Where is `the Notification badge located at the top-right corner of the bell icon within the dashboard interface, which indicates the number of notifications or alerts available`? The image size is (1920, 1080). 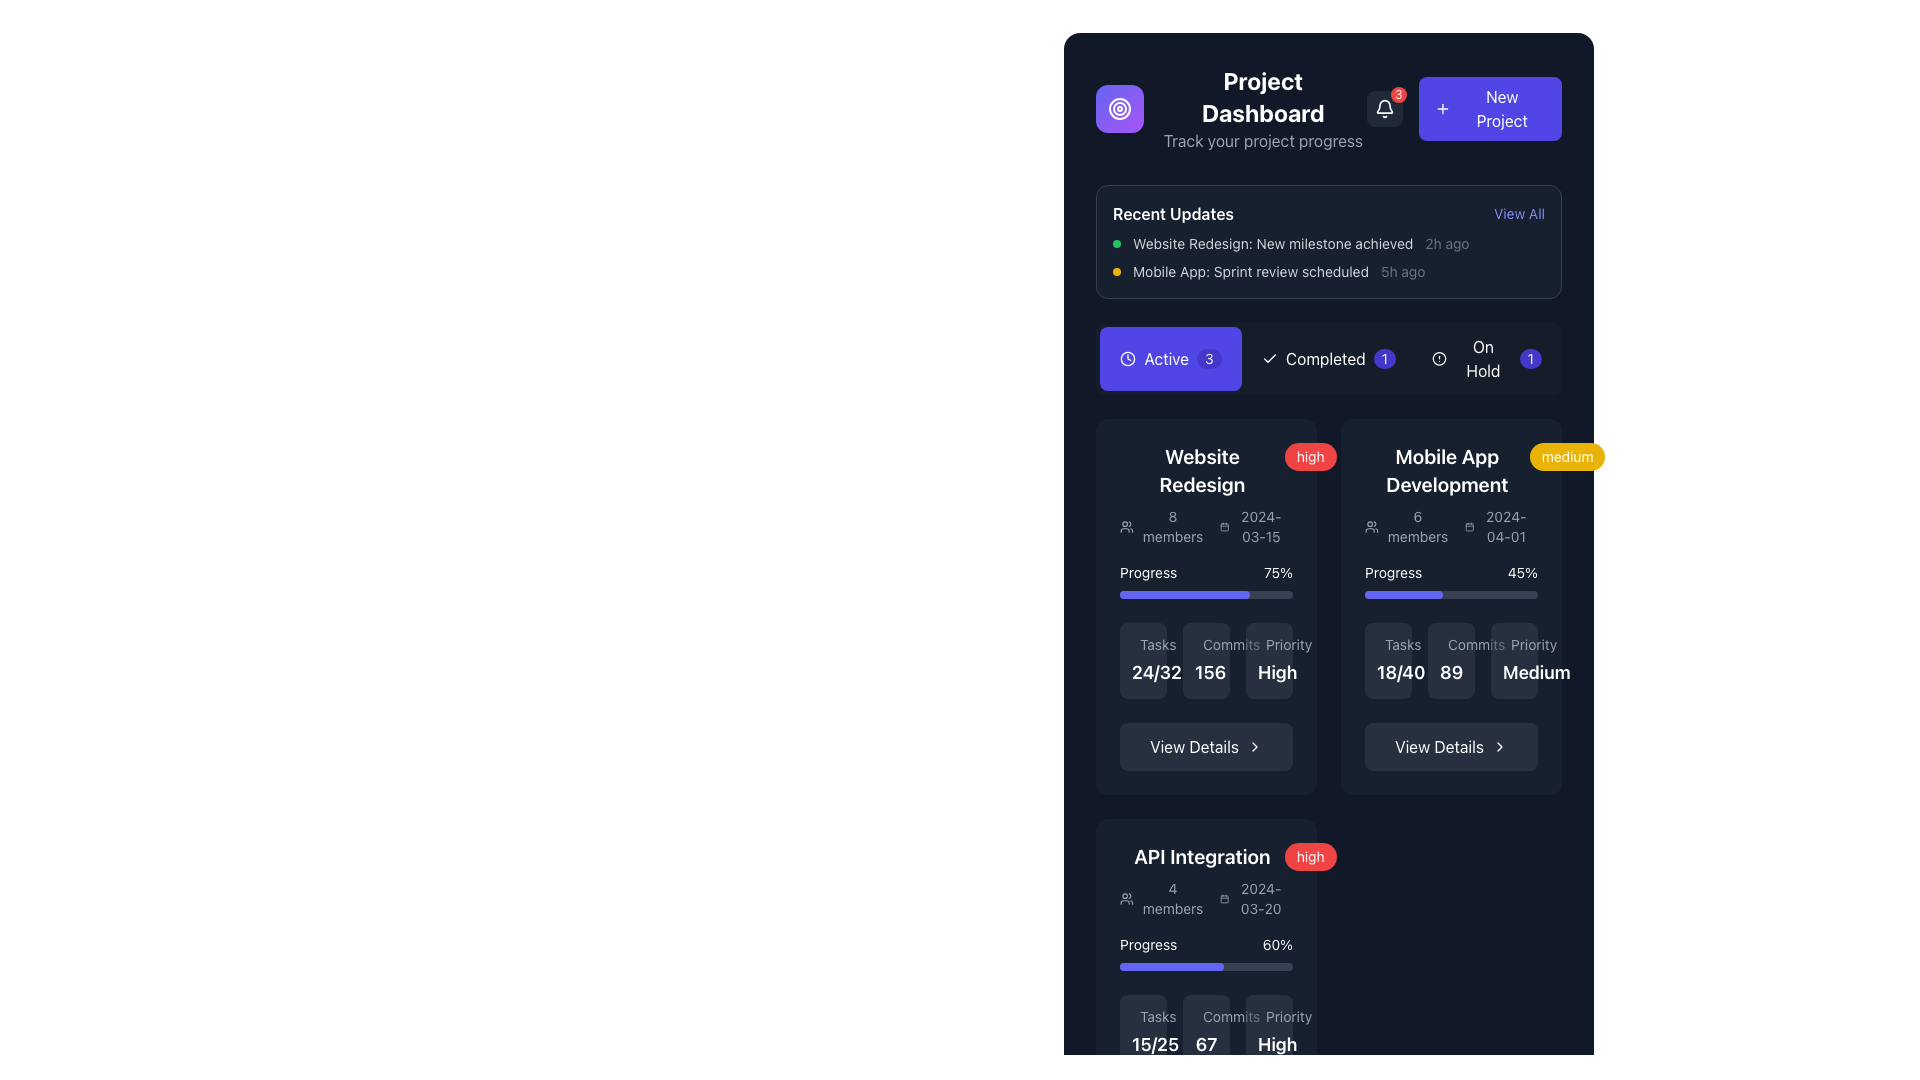
the Notification badge located at the top-right corner of the bell icon within the dashboard interface, which indicates the number of notifications or alerts available is located at coordinates (1397, 95).